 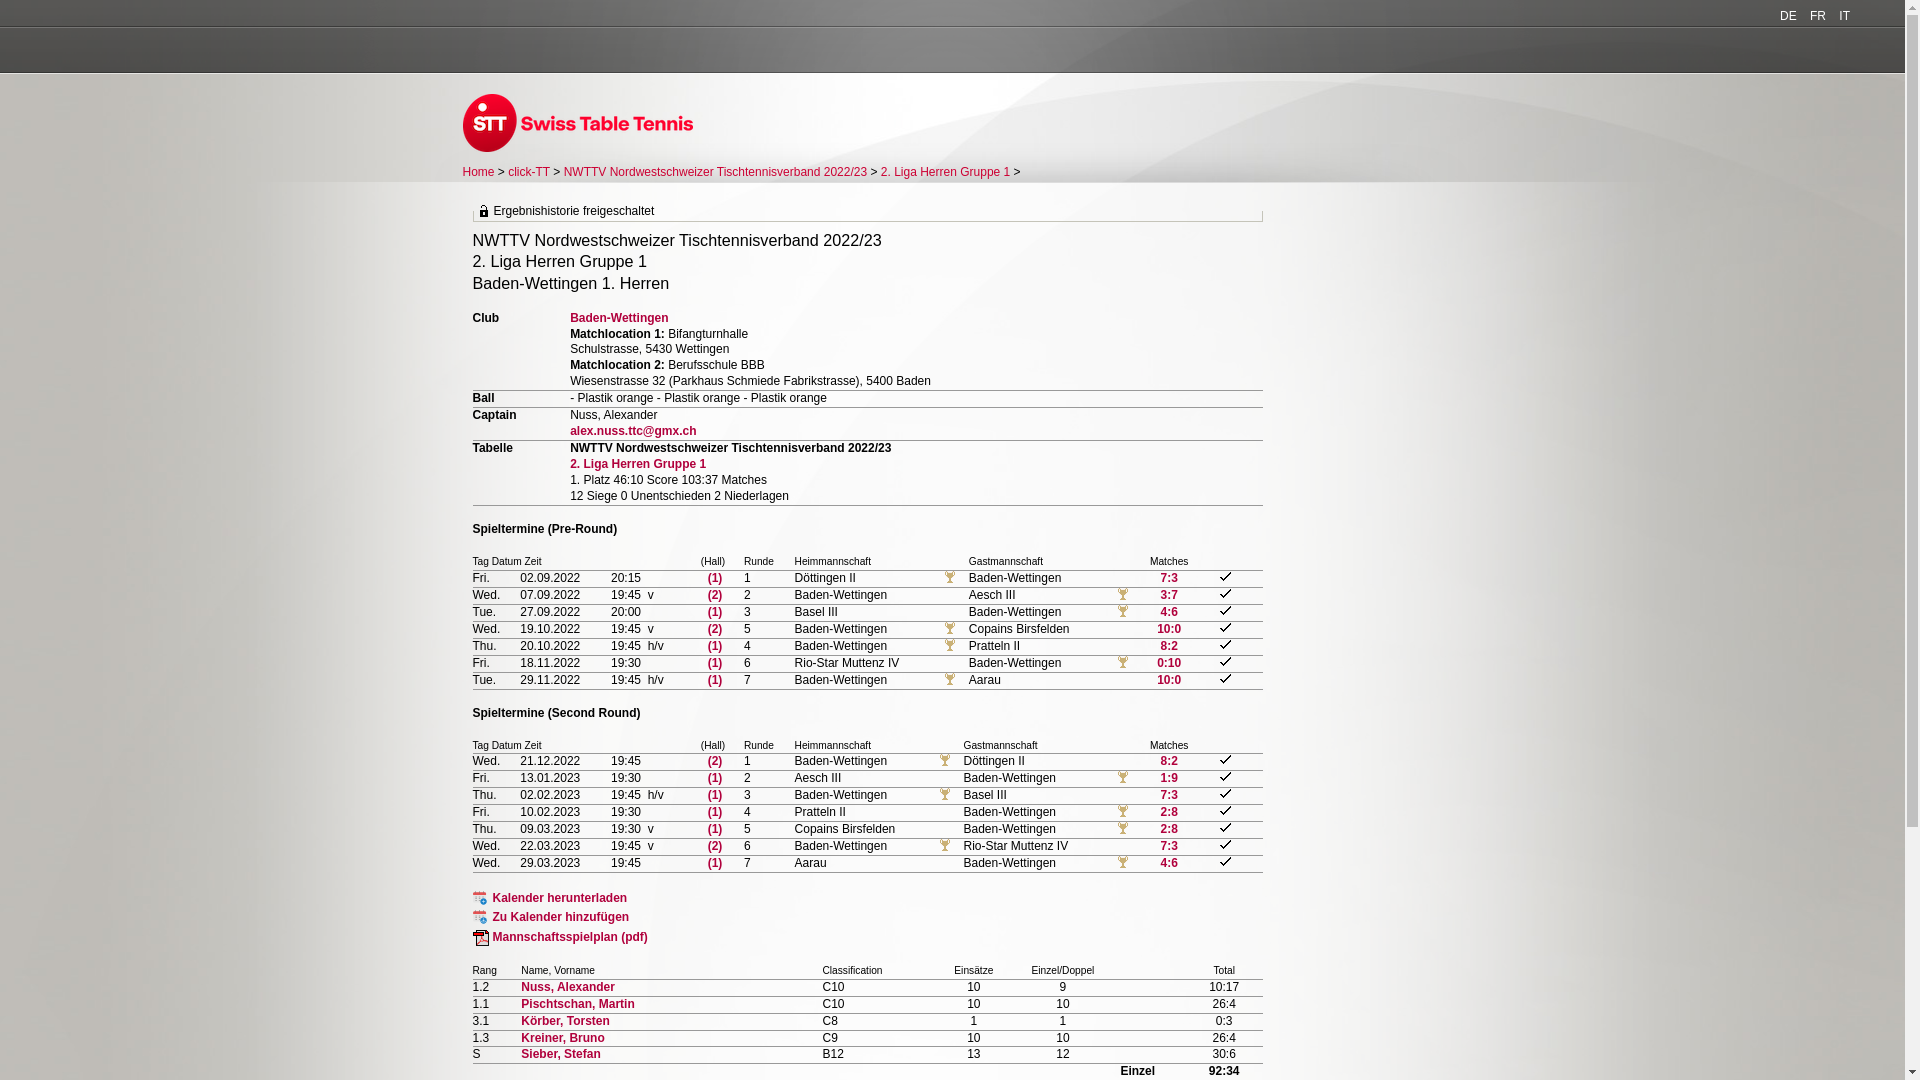 What do you see at coordinates (1169, 627) in the screenshot?
I see `'10:0'` at bounding box center [1169, 627].